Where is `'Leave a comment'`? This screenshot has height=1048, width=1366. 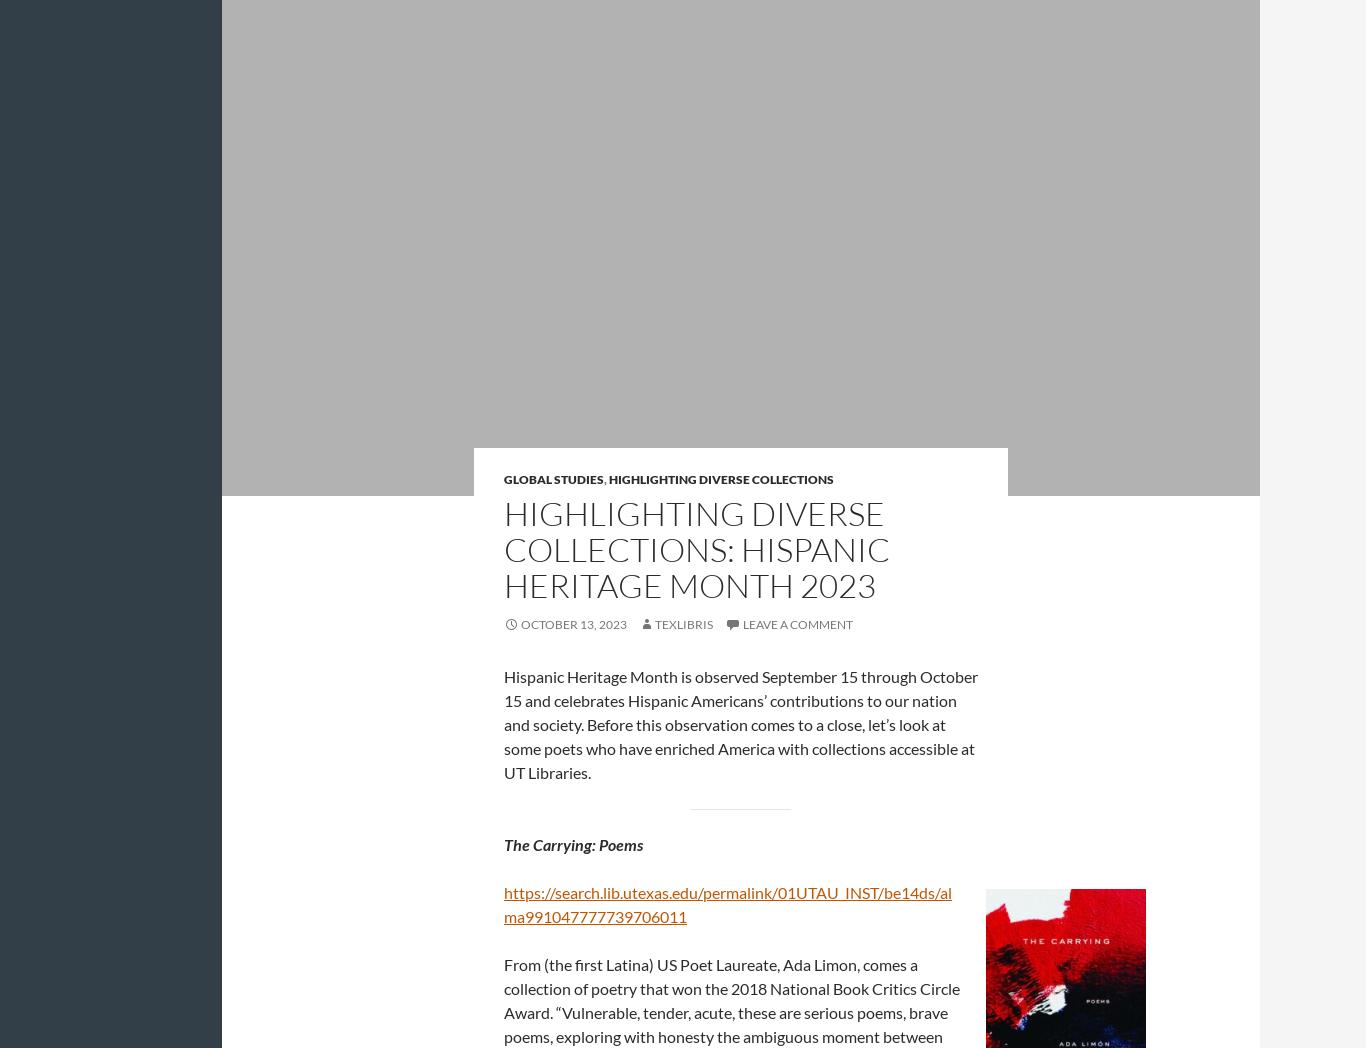
'Leave a comment' is located at coordinates (797, 622).